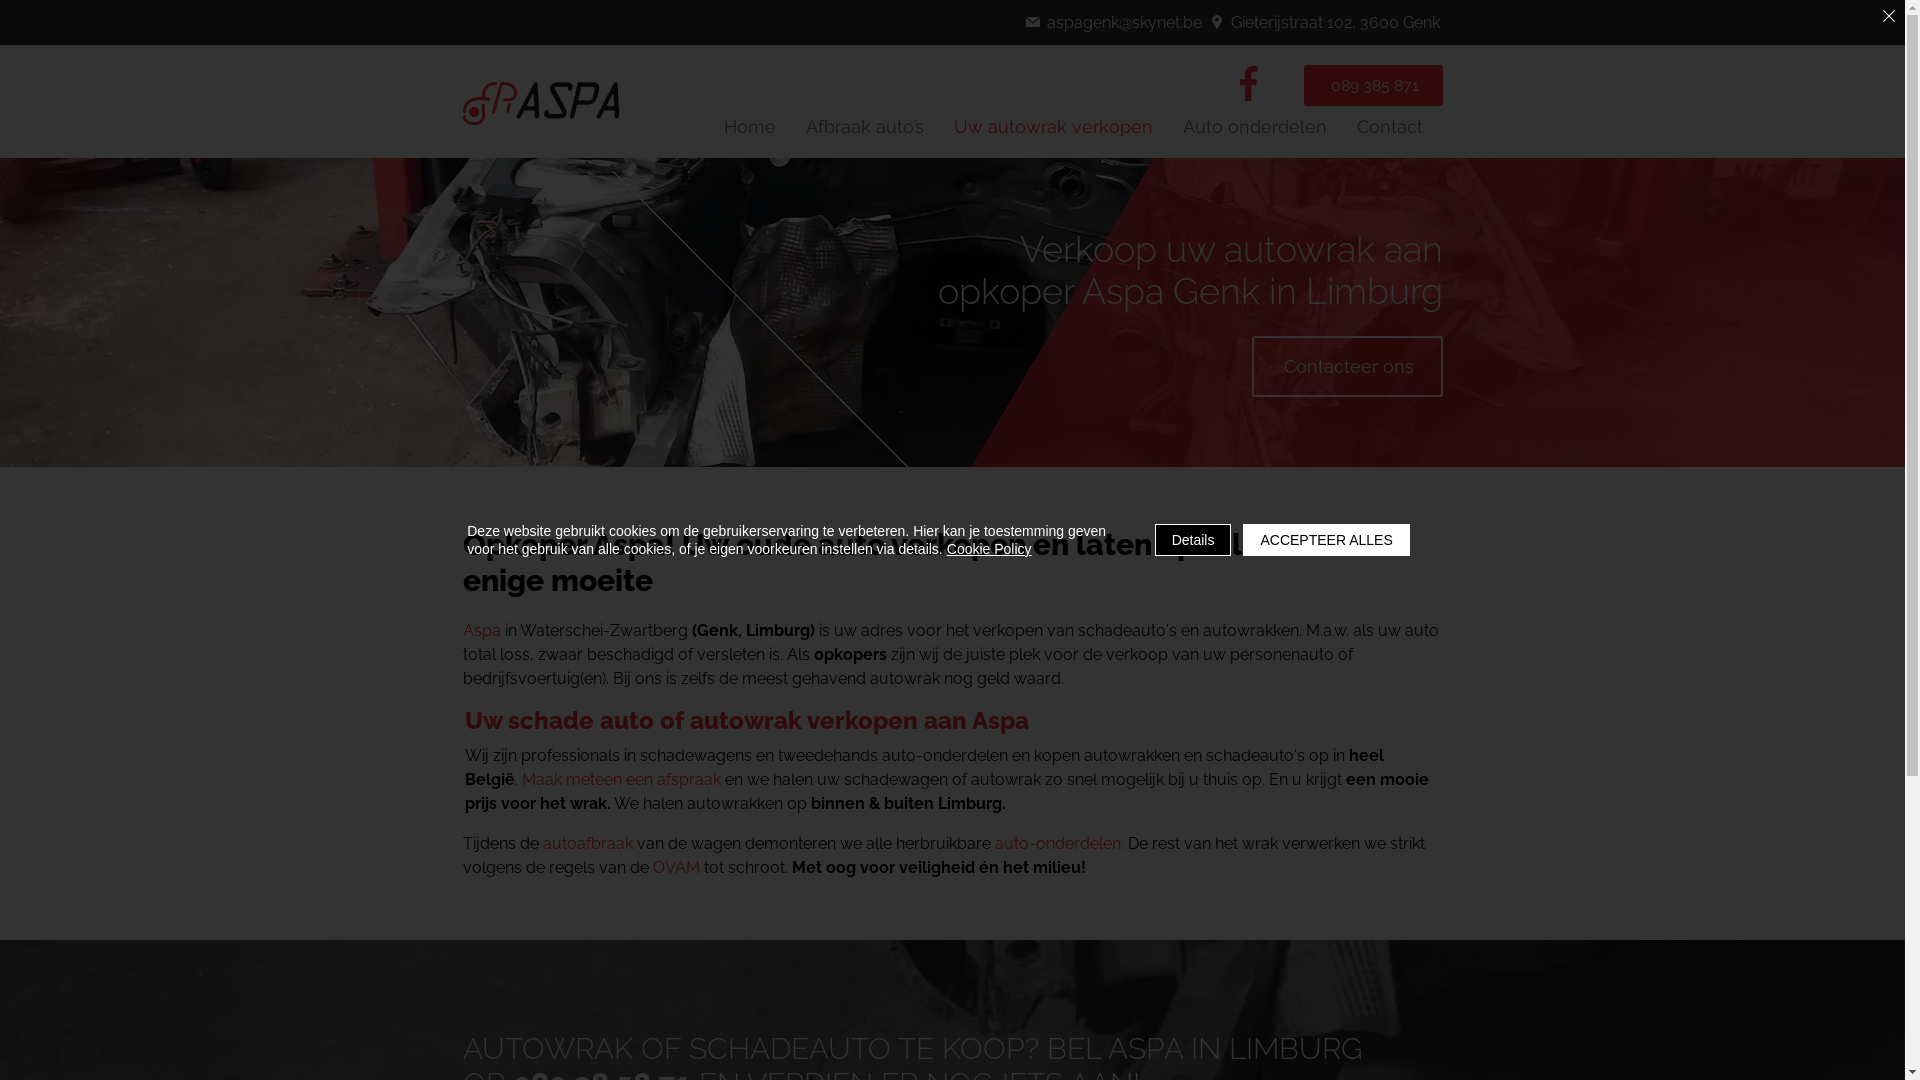  I want to click on 'auto-onderdelen', so click(993, 843).